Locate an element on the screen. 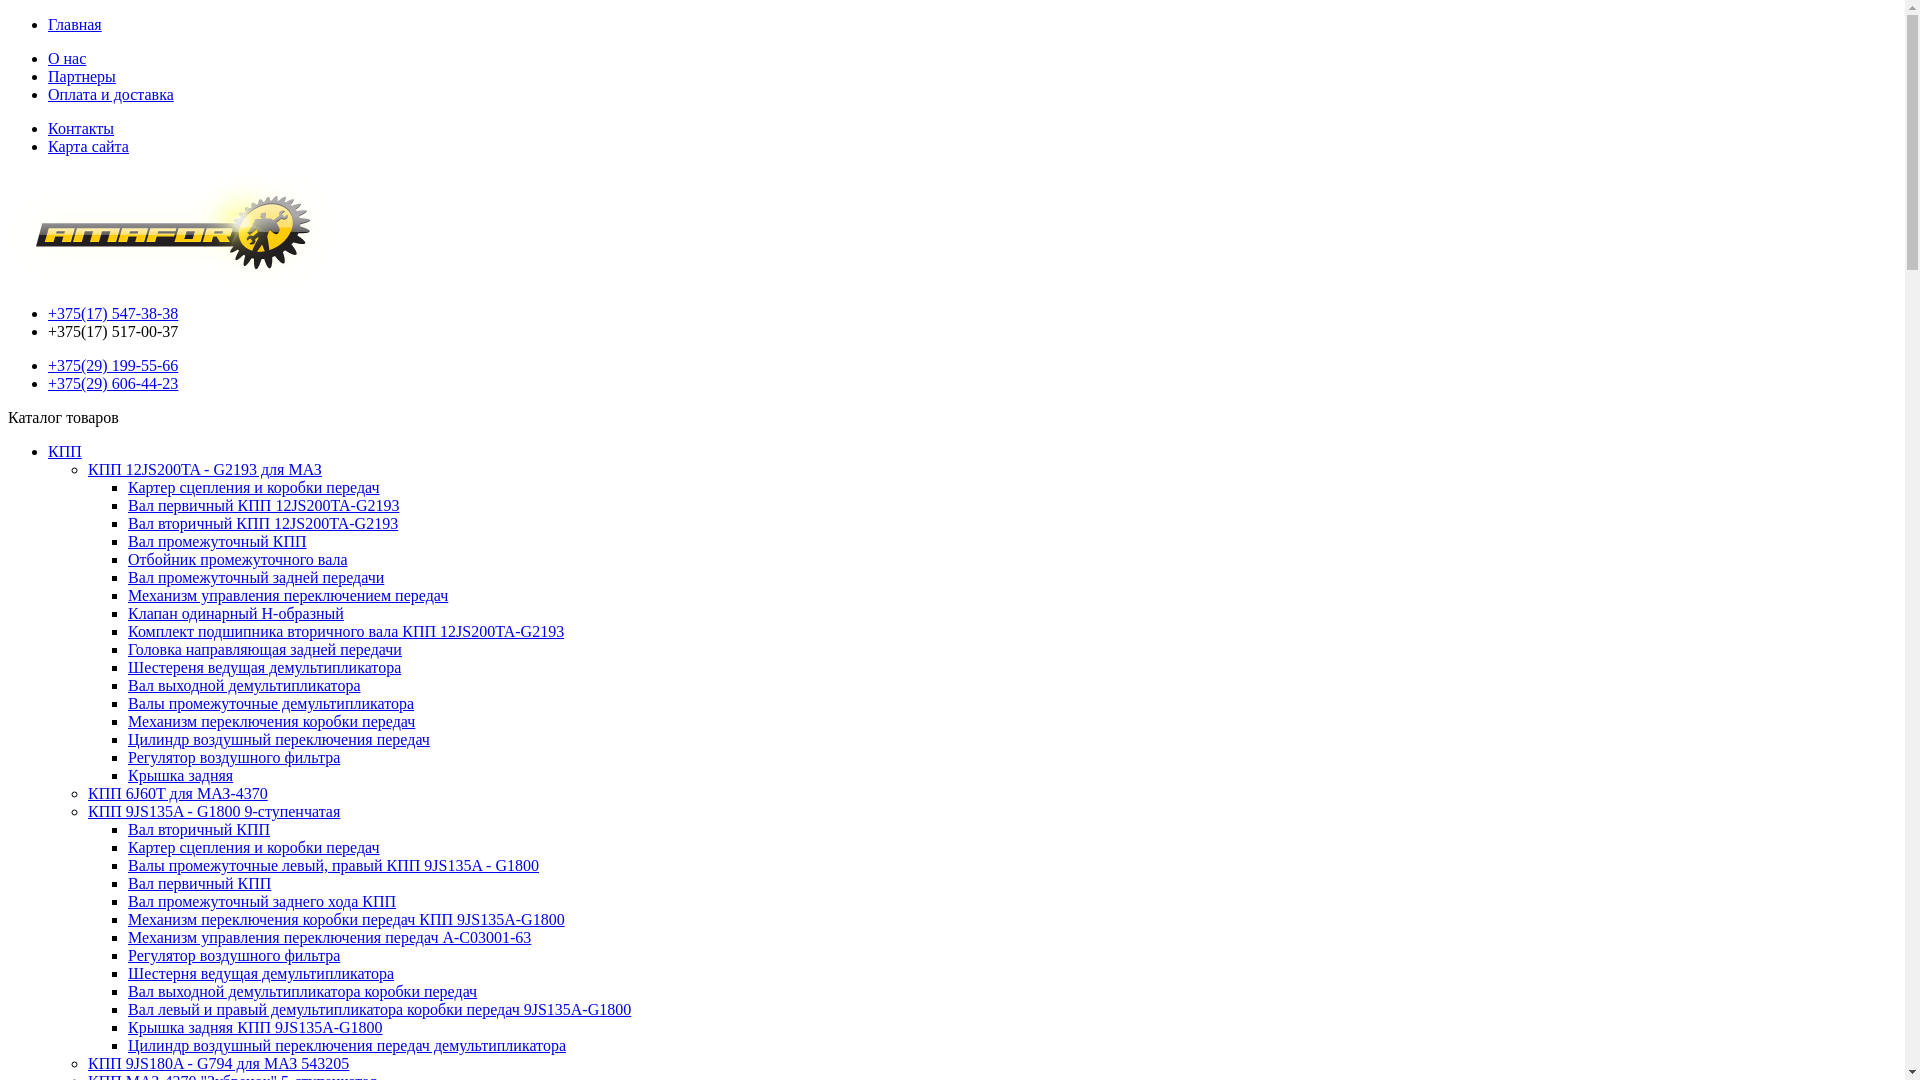 The height and width of the screenshot is (1080, 1920). '+375(17) 547-38-38' is located at coordinates (112, 313).